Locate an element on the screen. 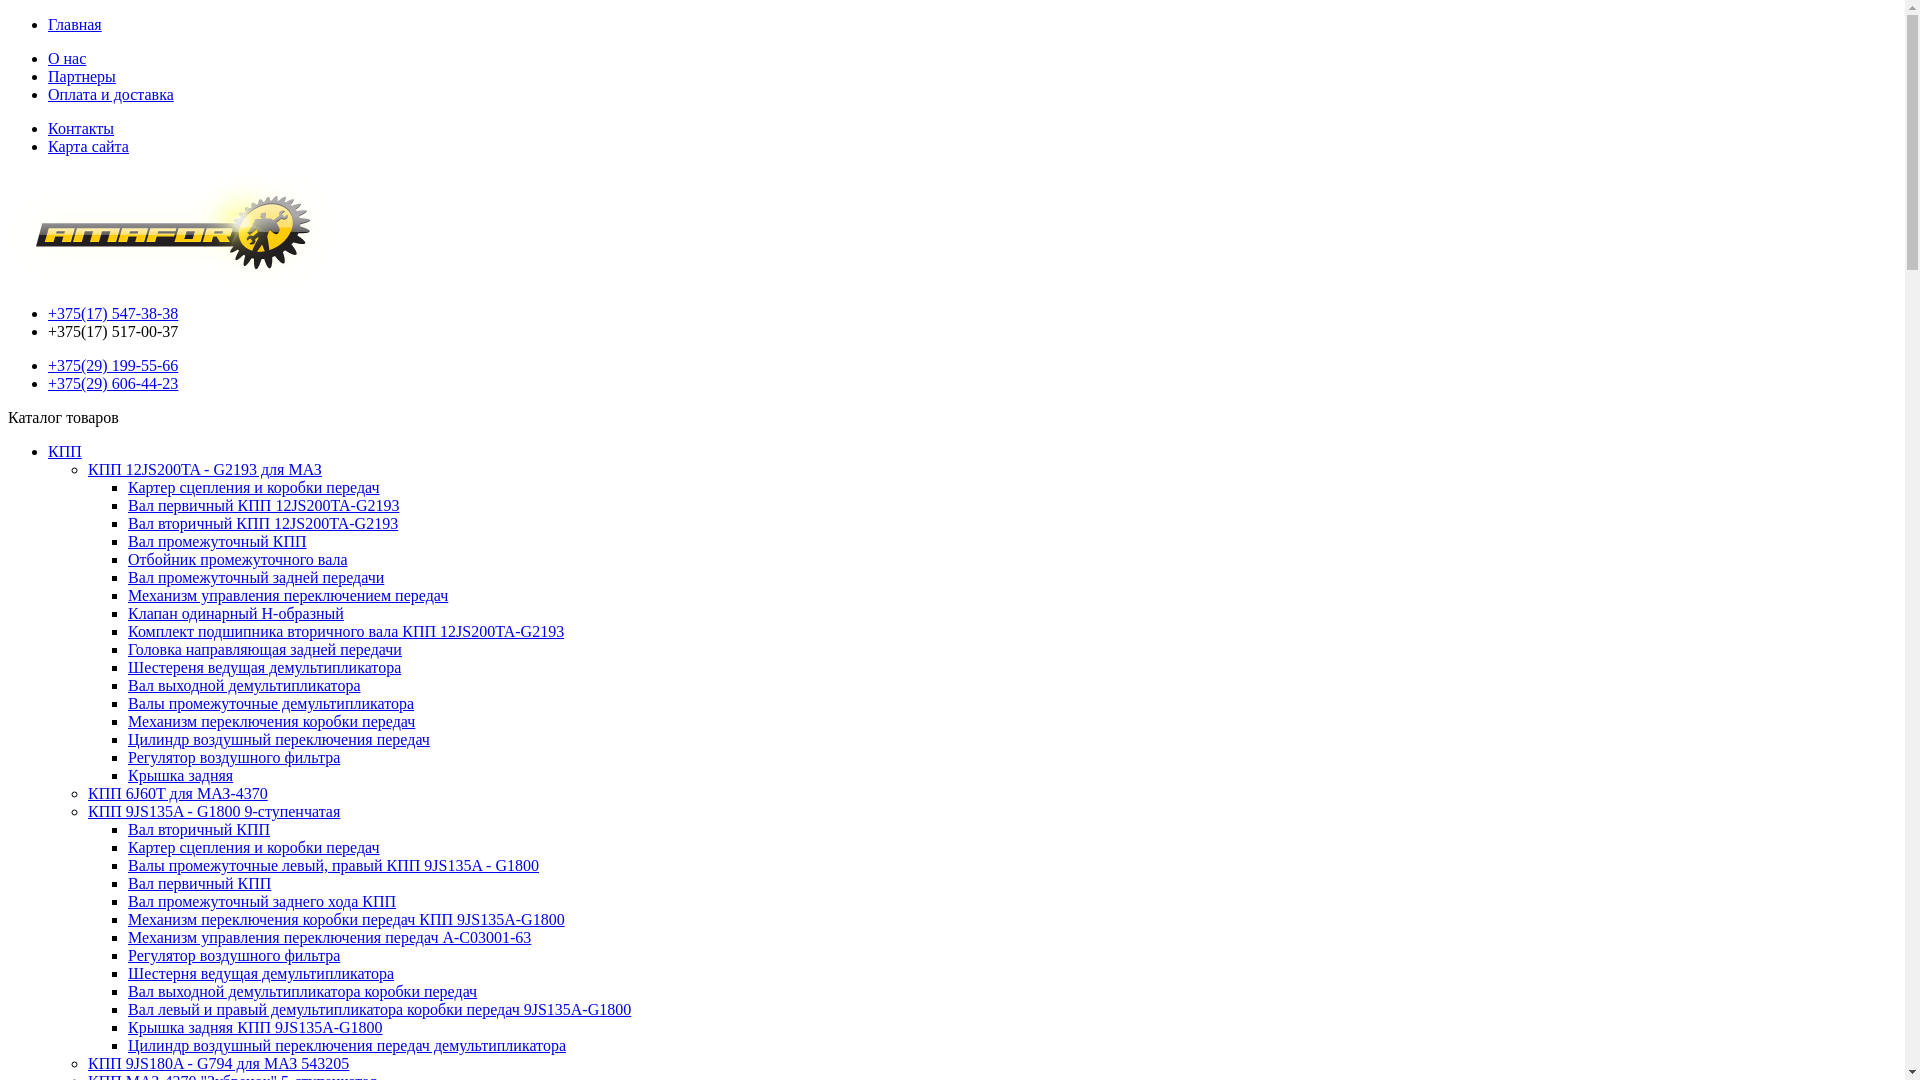 The height and width of the screenshot is (1080, 1920). '+375(17) 547-38-38' is located at coordinates (112, 313).